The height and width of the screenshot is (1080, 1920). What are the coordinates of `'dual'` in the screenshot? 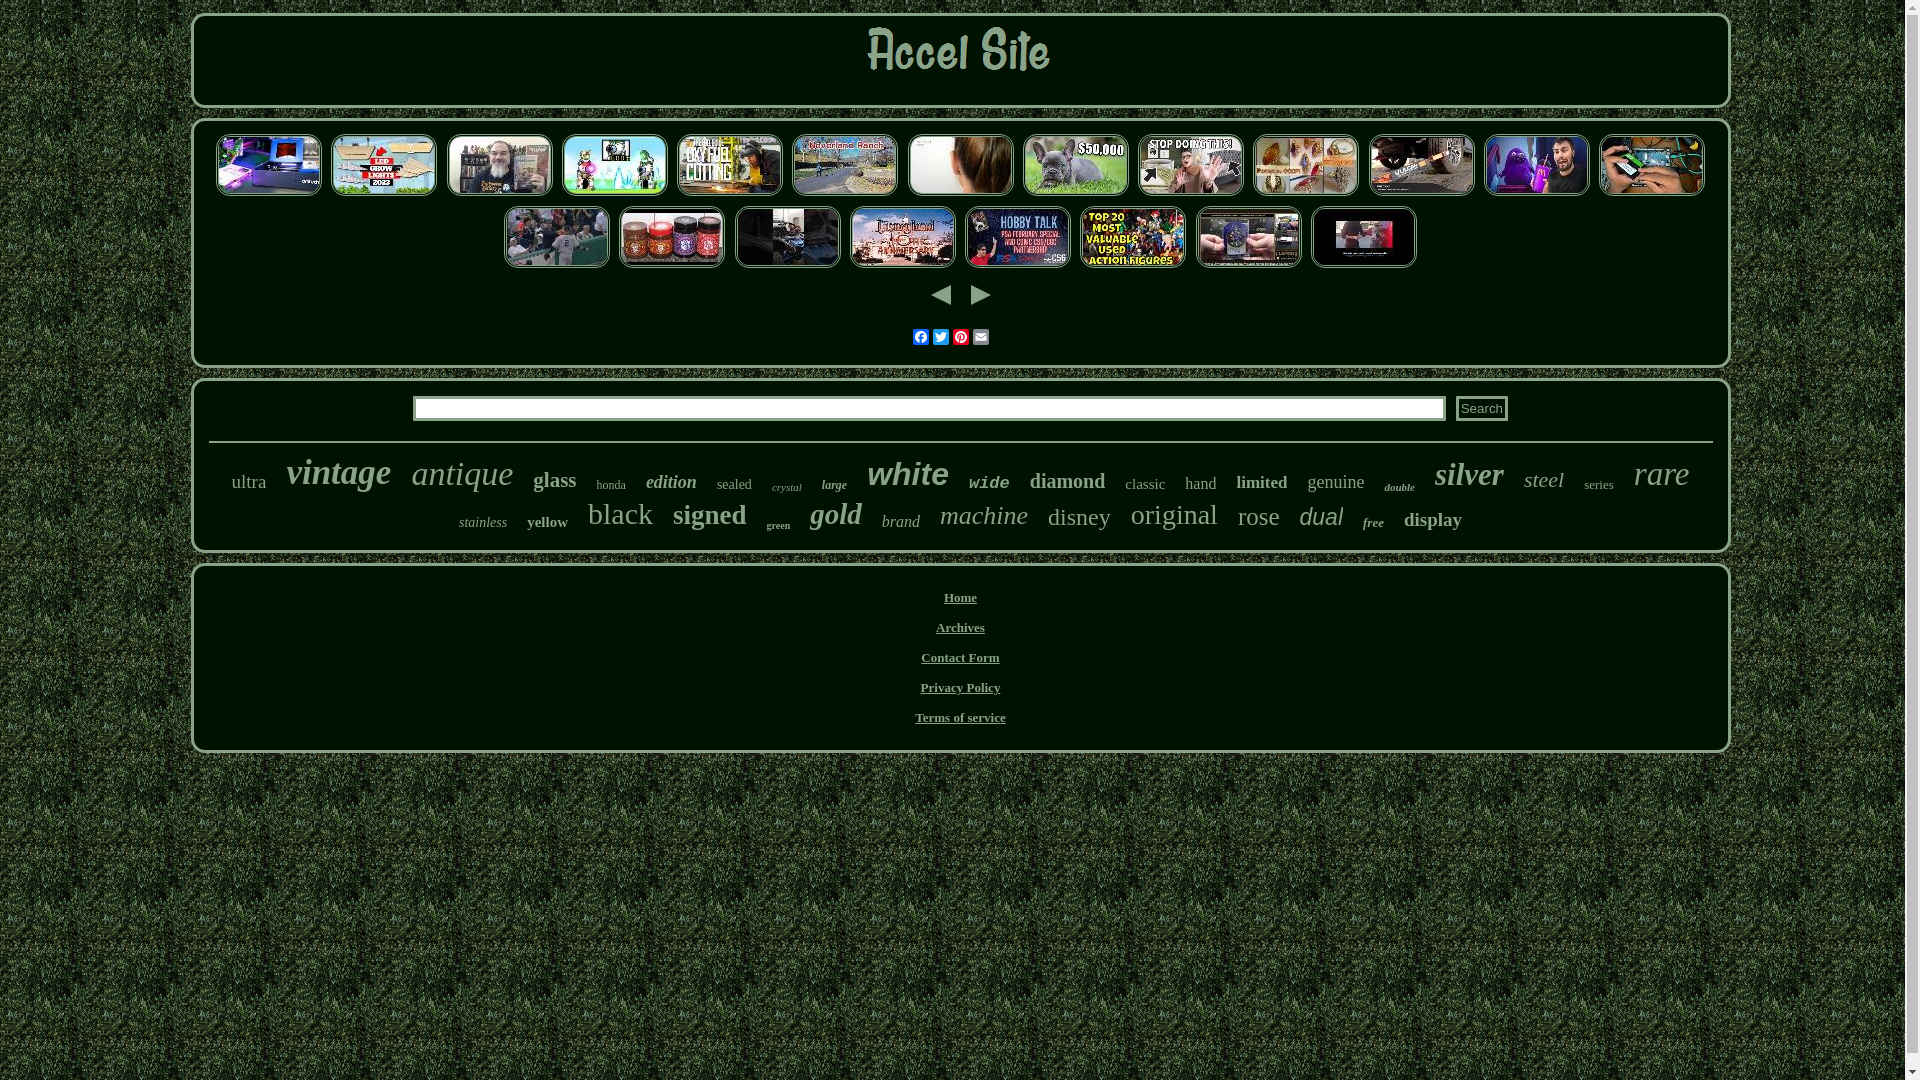 It's located at (1321, 516).